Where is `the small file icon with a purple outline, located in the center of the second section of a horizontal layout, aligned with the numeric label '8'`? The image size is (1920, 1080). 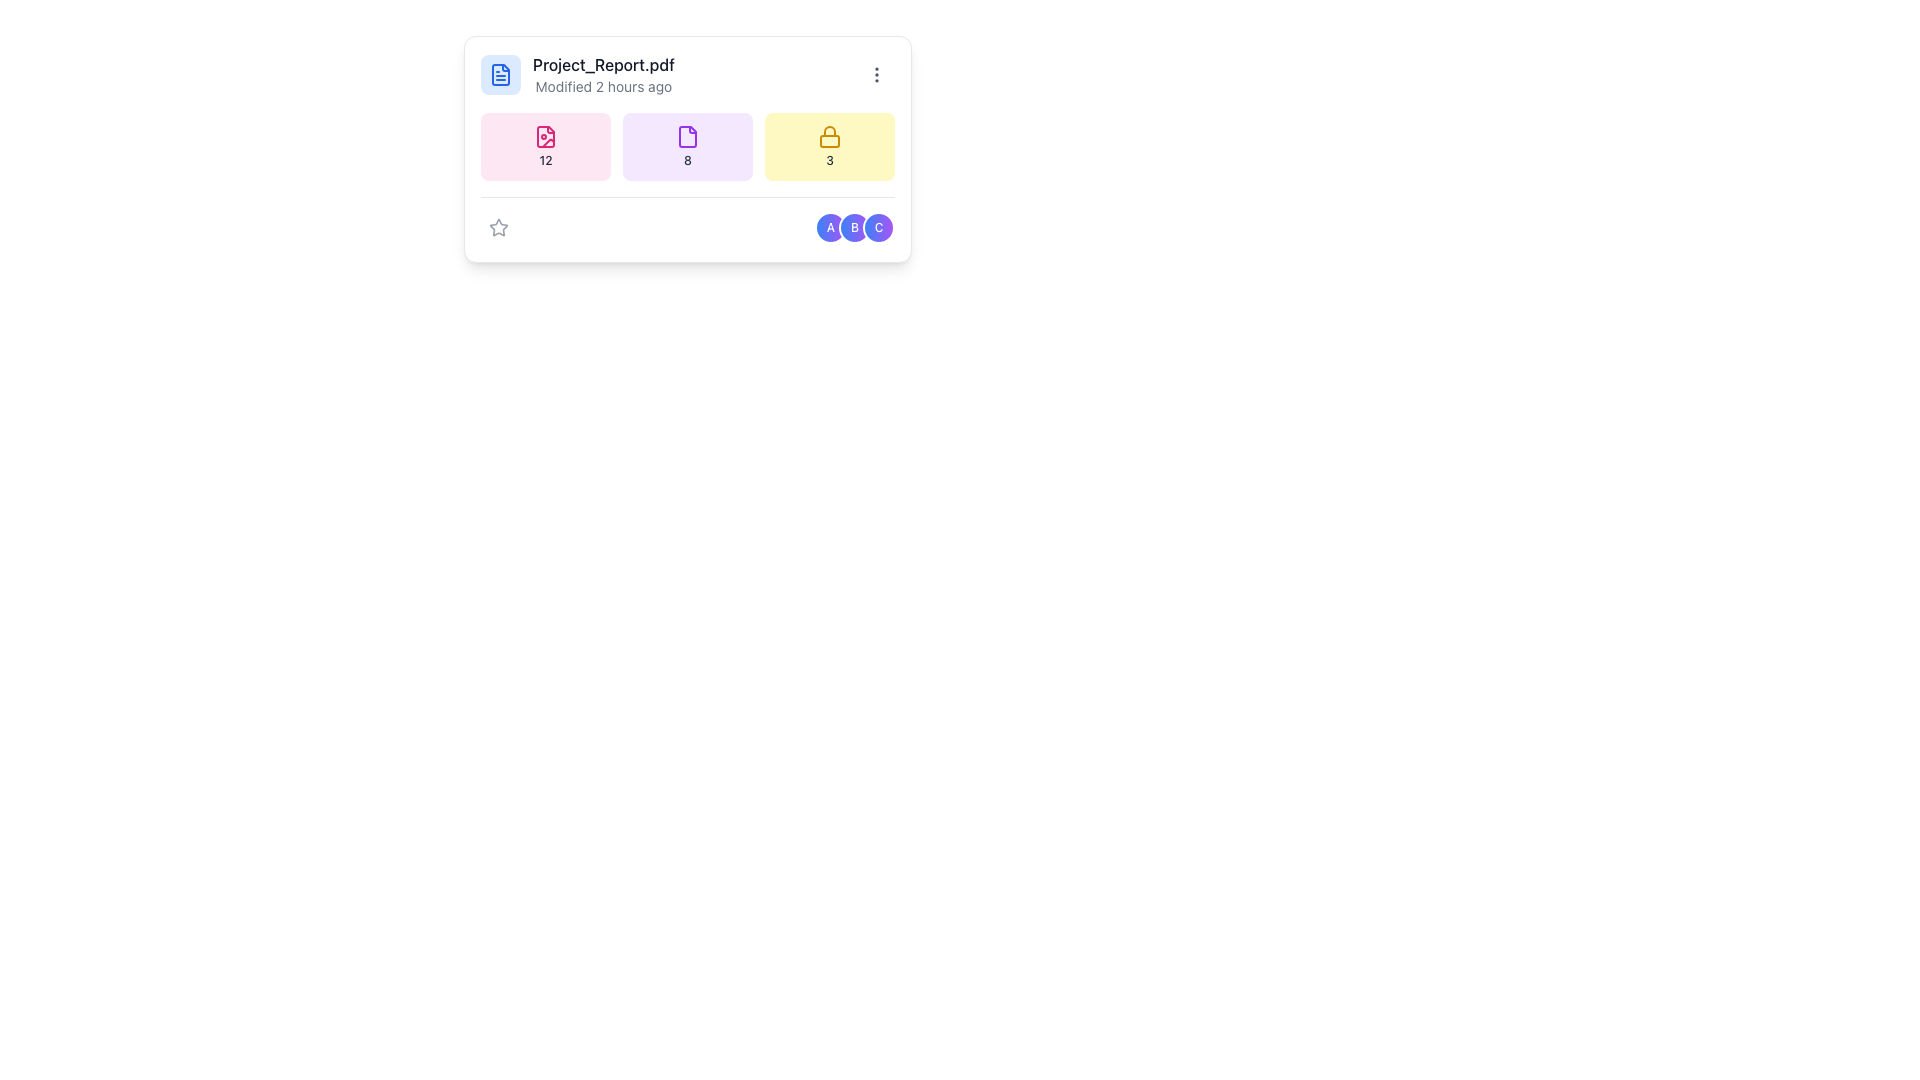 the small file icon with a purple outline, located in the center of the second section of a horizontal layout, aligned with the numeric label '8' is located at coordinates (687, 136).